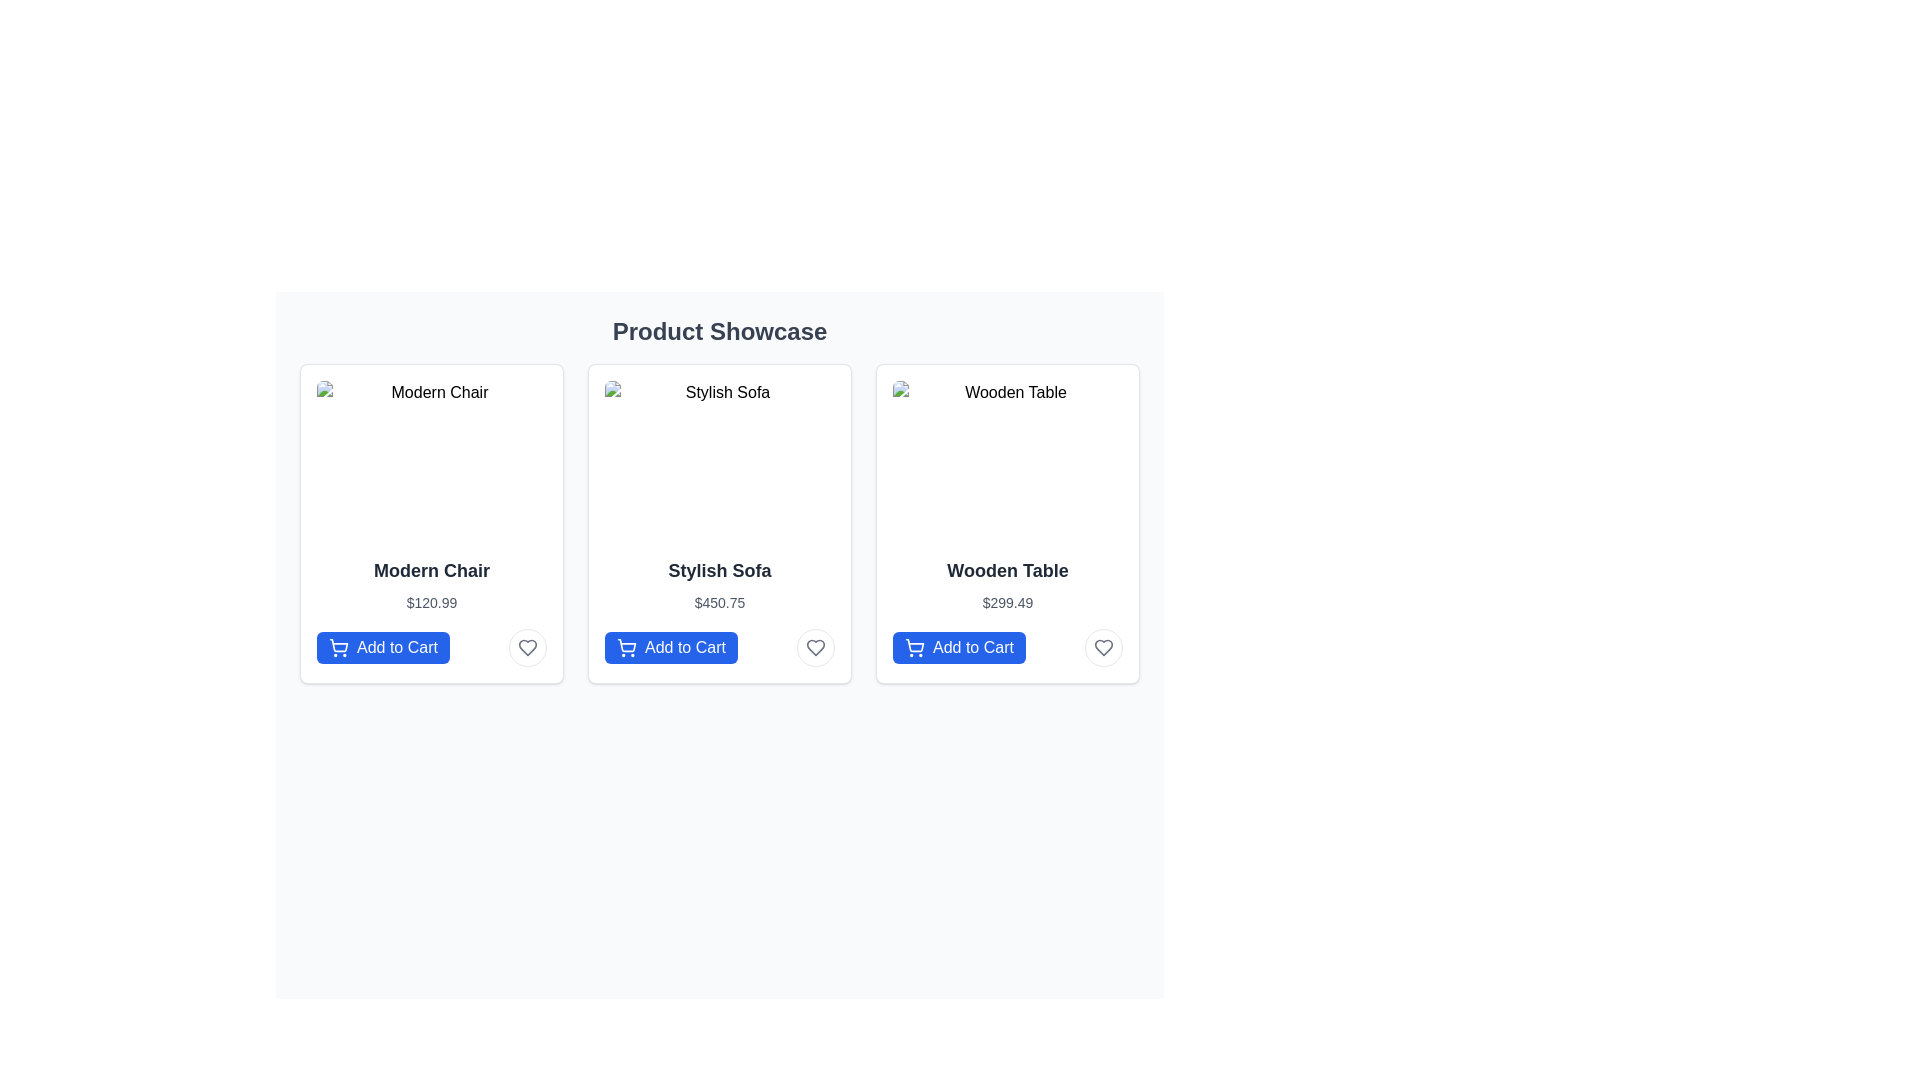  I want to click on the 'Add to Cart' button for the product 'Stylish Sofa', so click(720, 648).